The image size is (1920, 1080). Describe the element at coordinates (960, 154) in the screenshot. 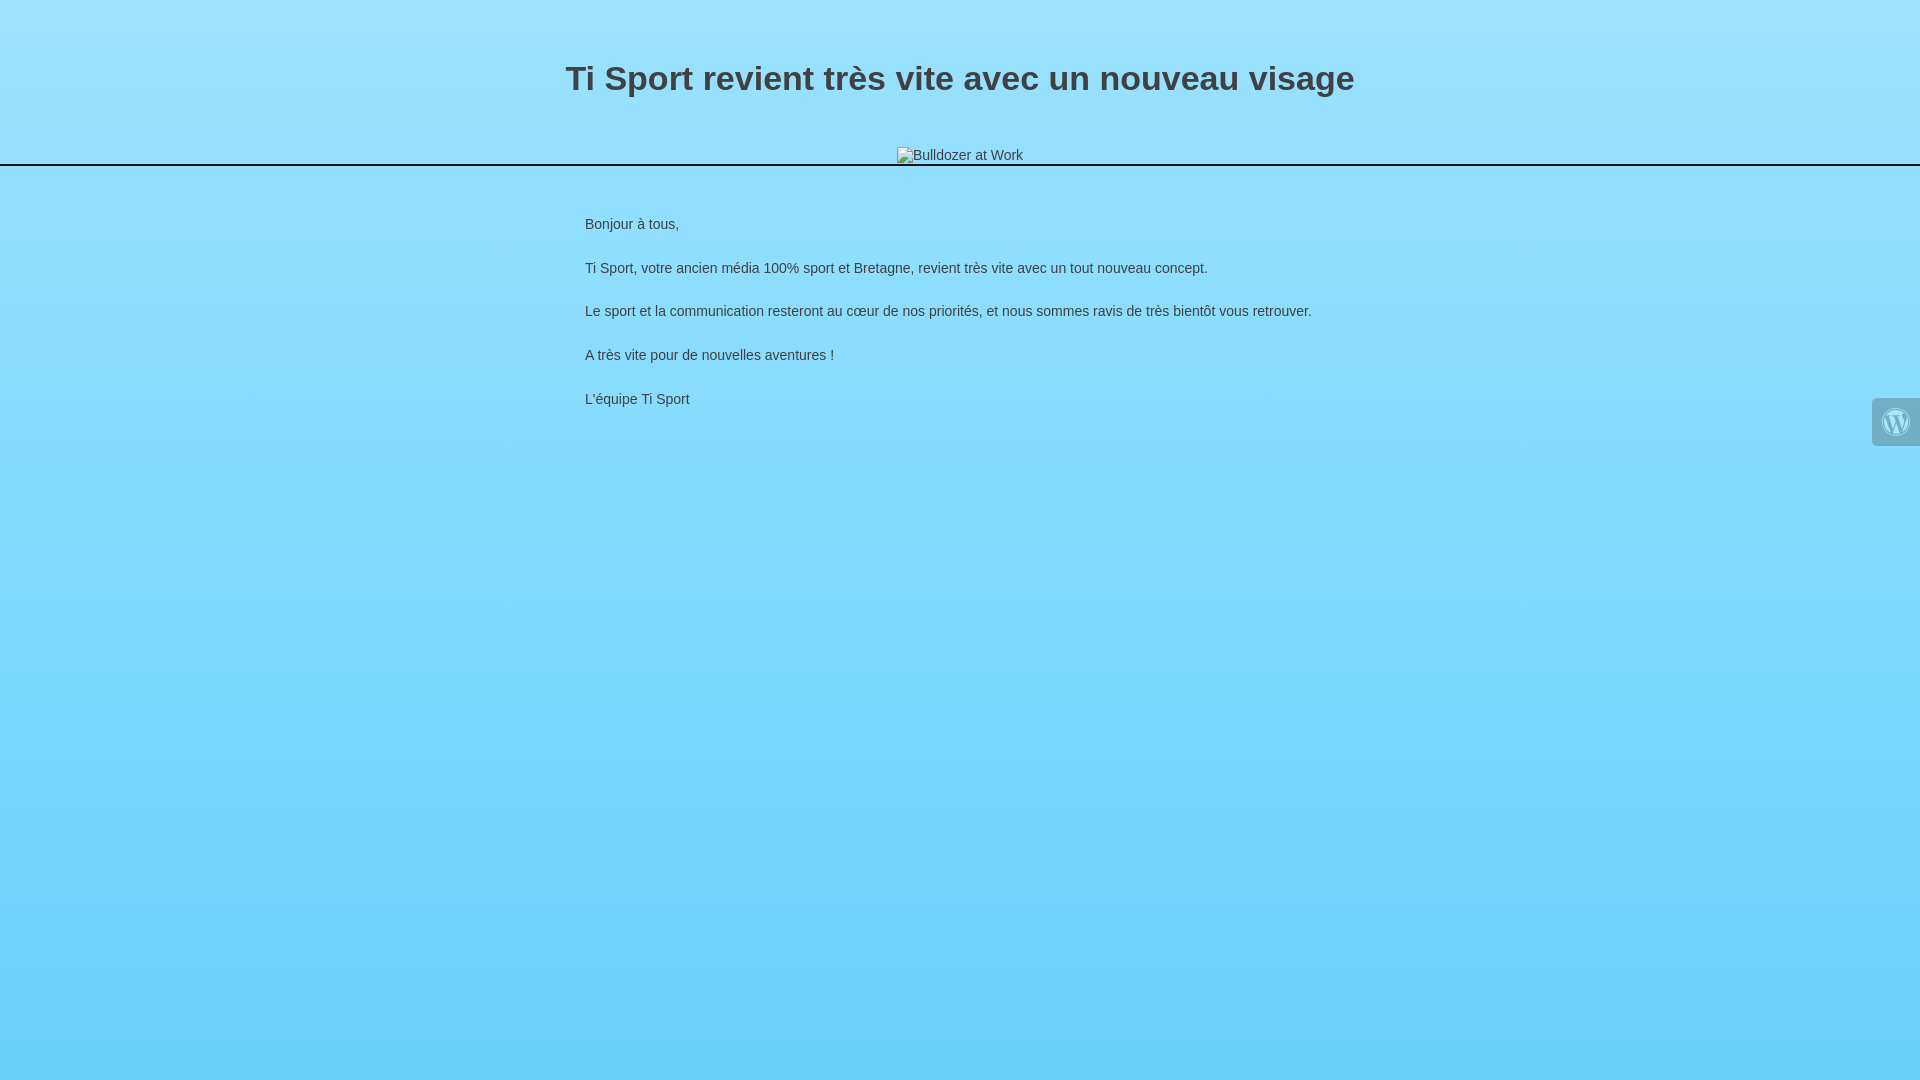

I see `'Bulldozer at Work'` at that location.